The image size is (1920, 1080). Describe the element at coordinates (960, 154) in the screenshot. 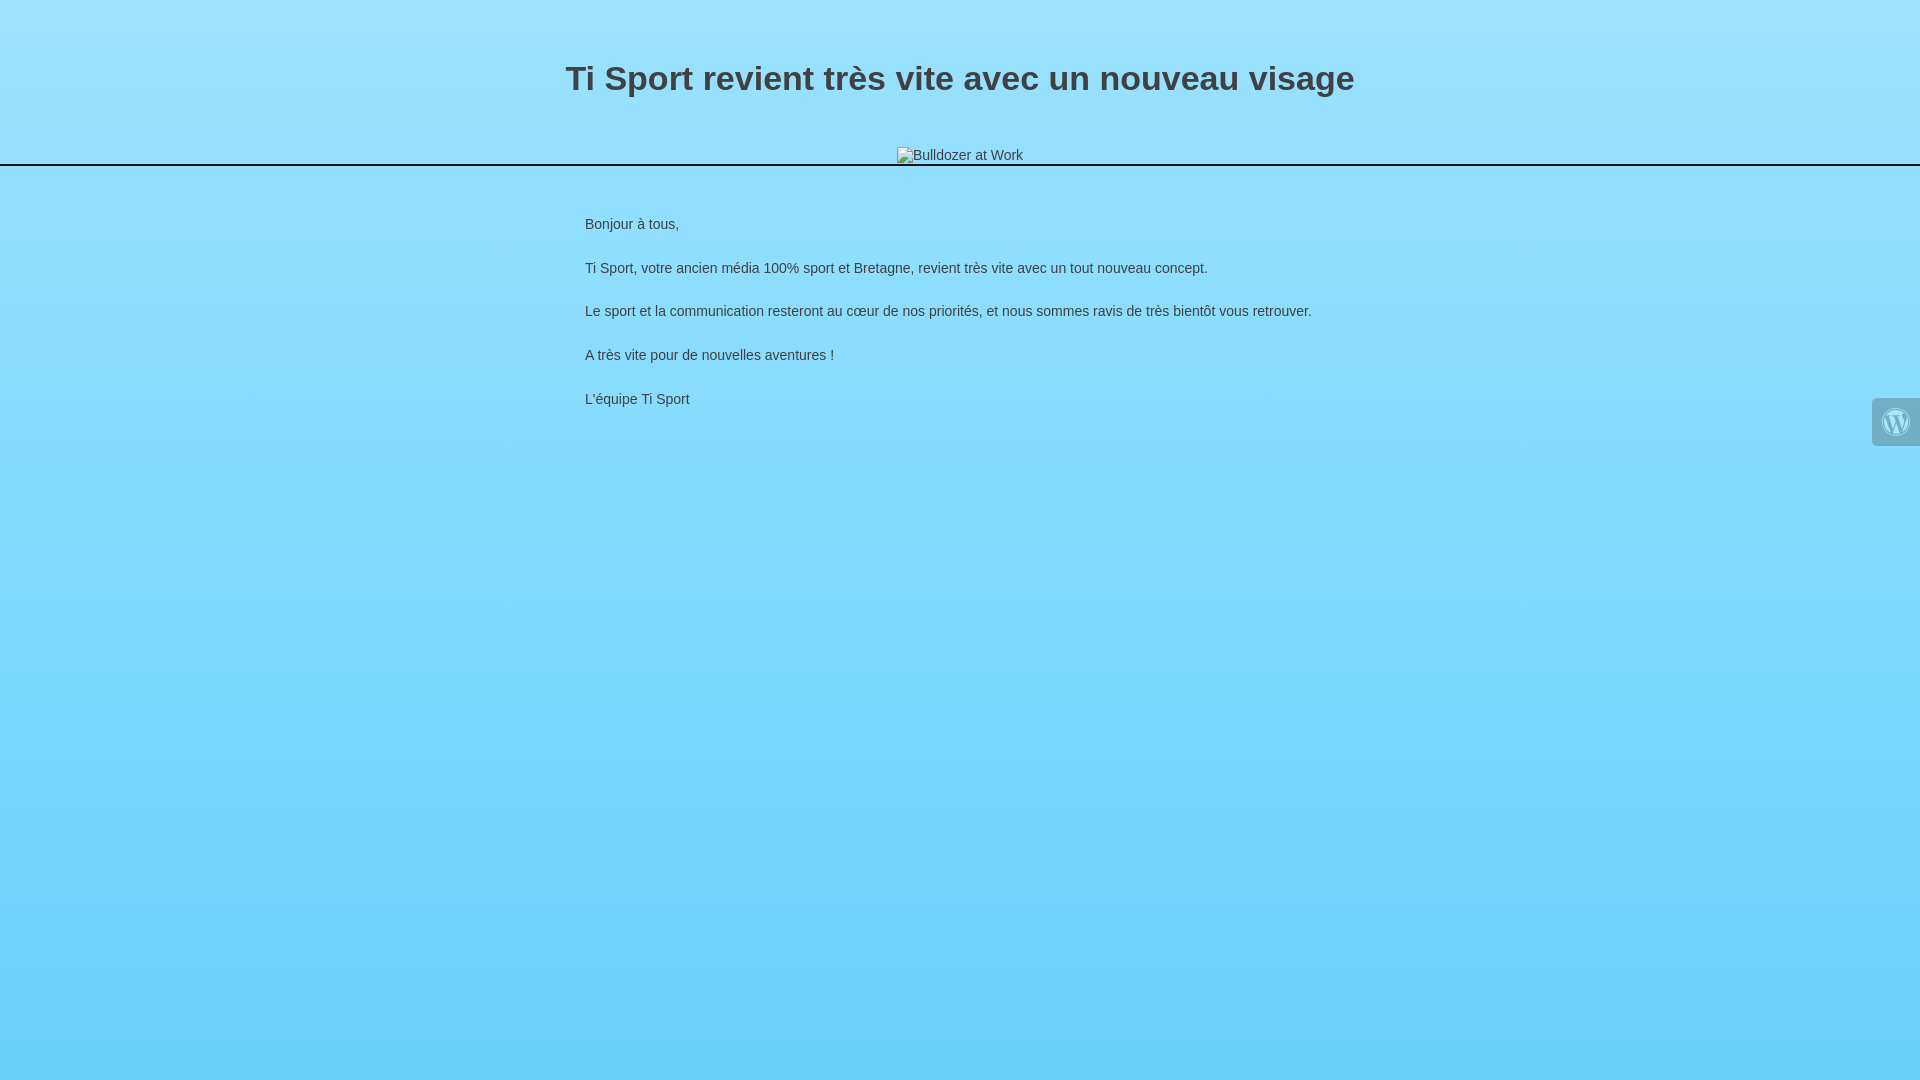

I see `'Bulldozer at Work'` at that location.